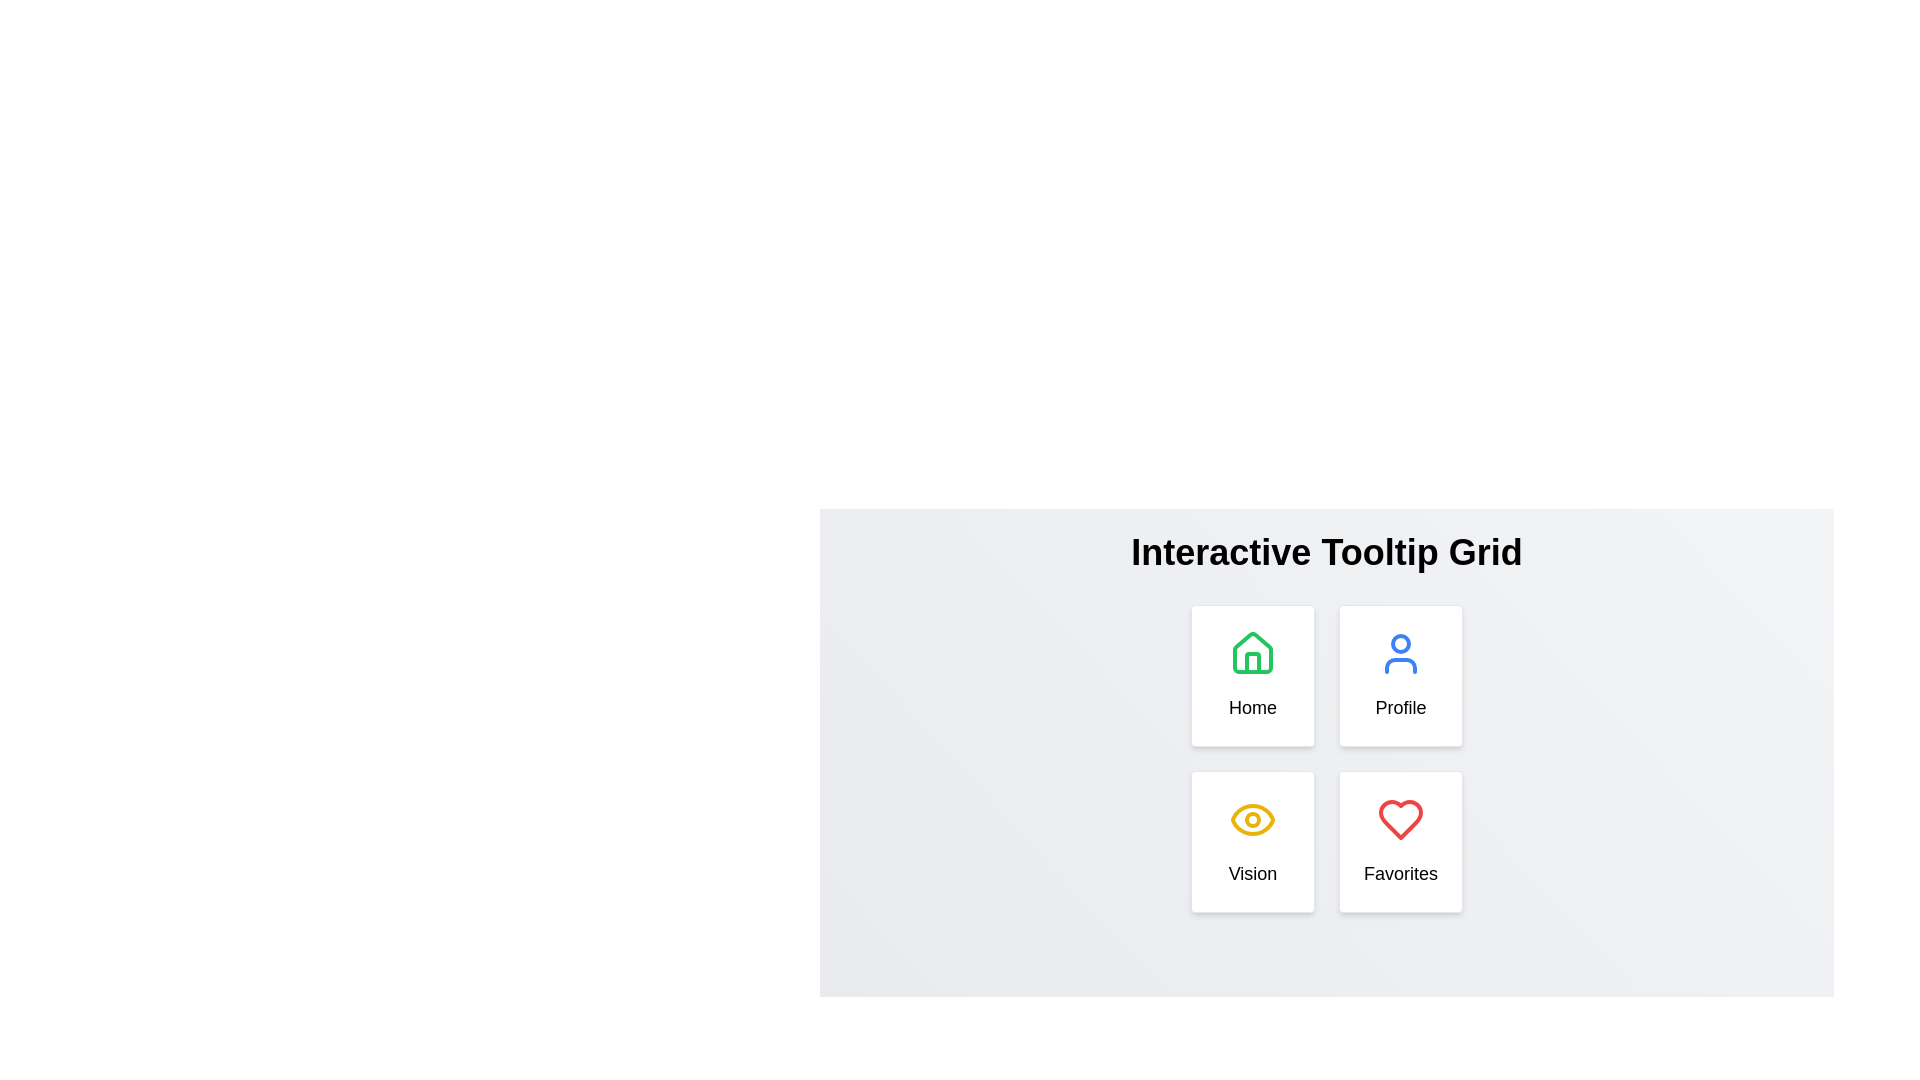  Describe the element at coordinates (1251, 873) in the screenshot. I see `the static text label displaying the word 'Vision' in bold black font, located at the bottom center of a rectangular card with a white background and an eye icon above it` at that location.